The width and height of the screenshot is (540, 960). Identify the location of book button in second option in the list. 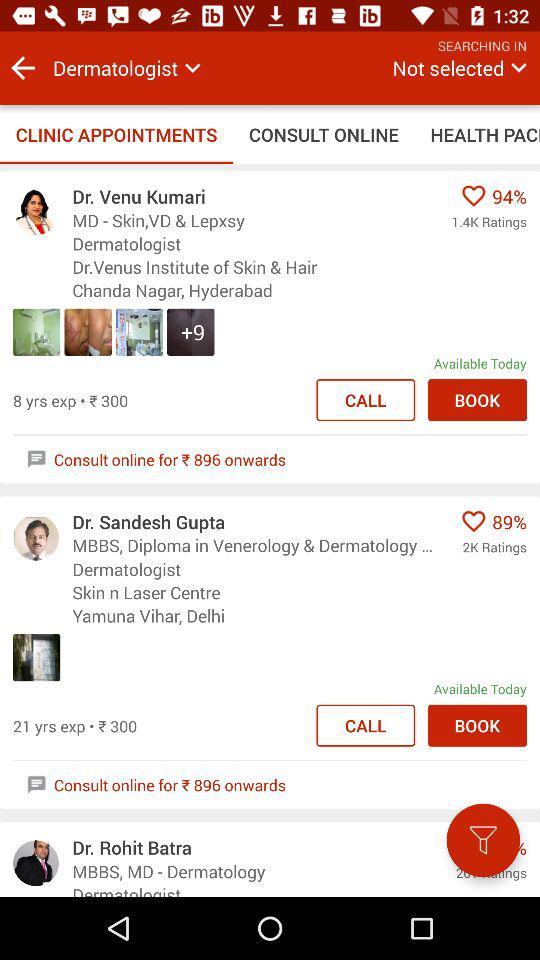
(476, 724).